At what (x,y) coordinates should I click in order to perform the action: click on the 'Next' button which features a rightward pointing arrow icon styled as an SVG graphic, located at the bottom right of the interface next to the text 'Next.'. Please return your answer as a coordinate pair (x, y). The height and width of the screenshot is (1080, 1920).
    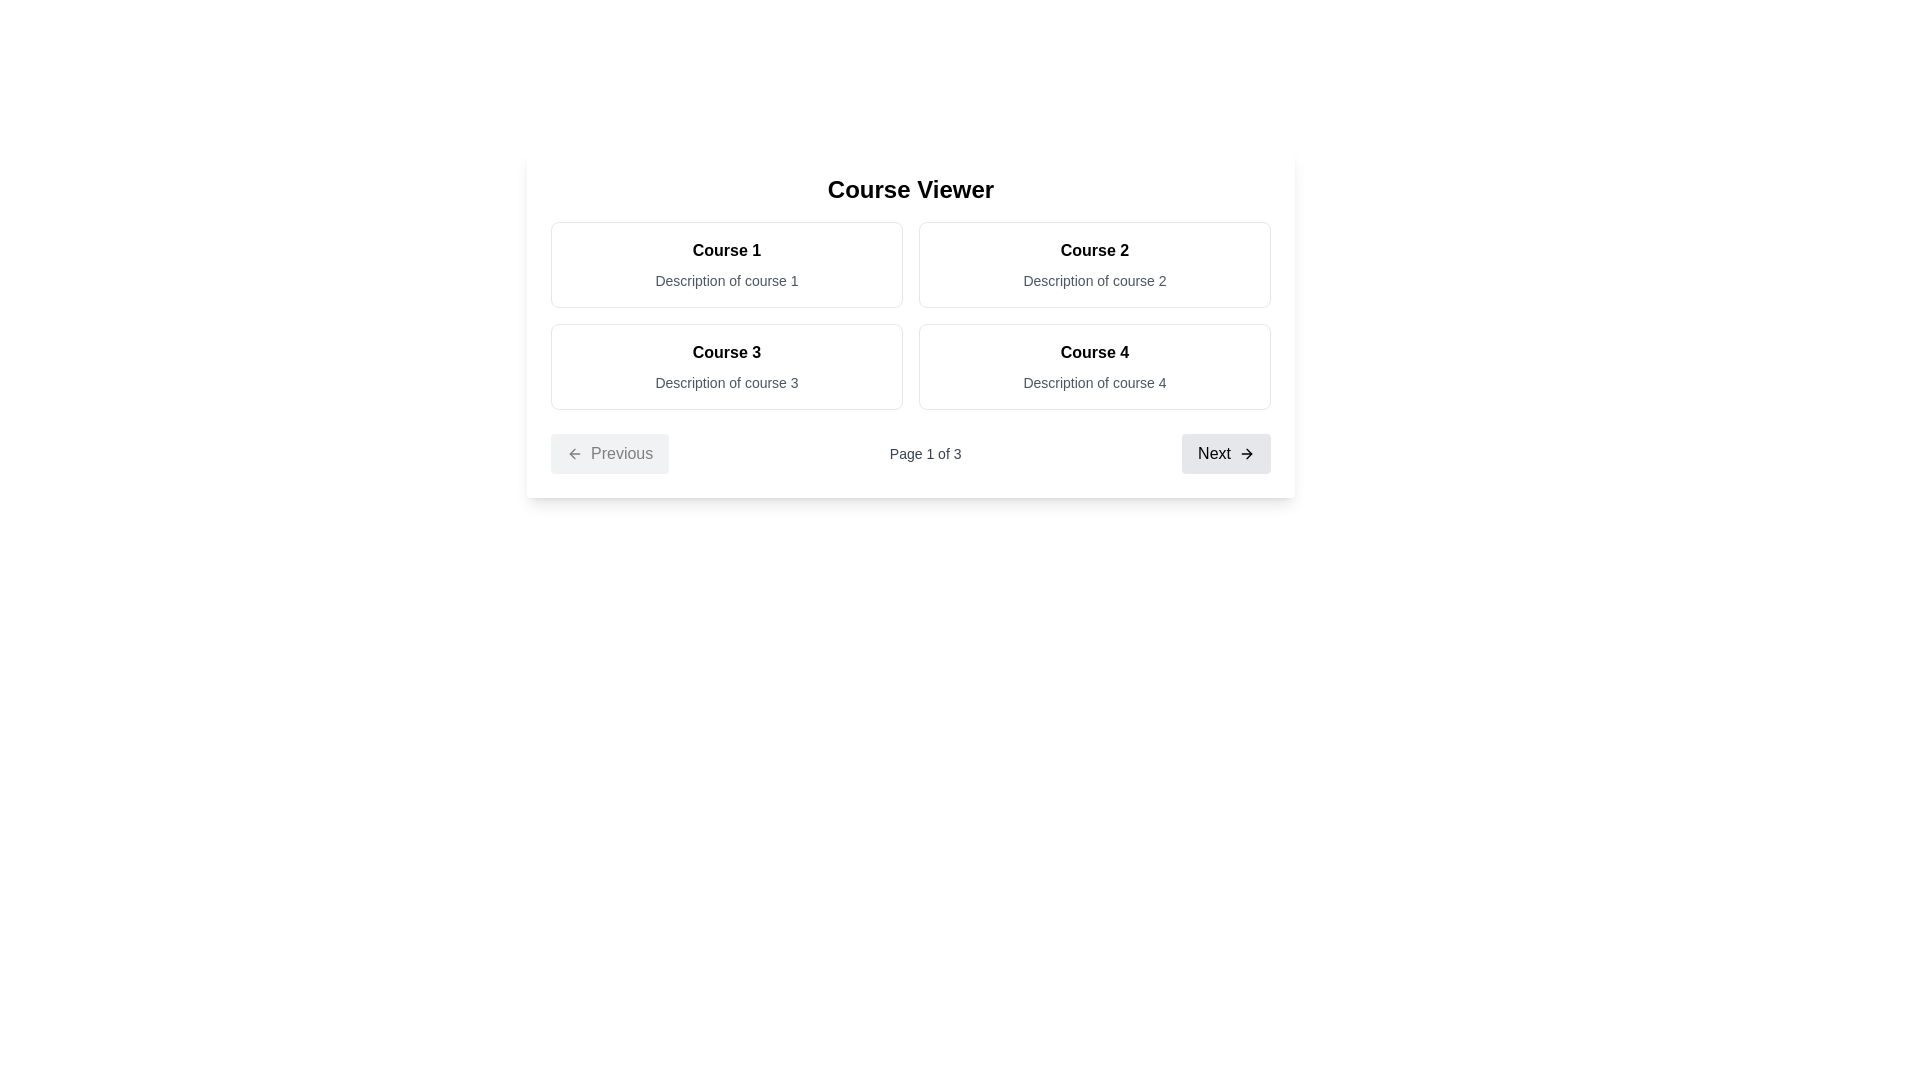
    Looking at the image, I should click on (1248, 454).